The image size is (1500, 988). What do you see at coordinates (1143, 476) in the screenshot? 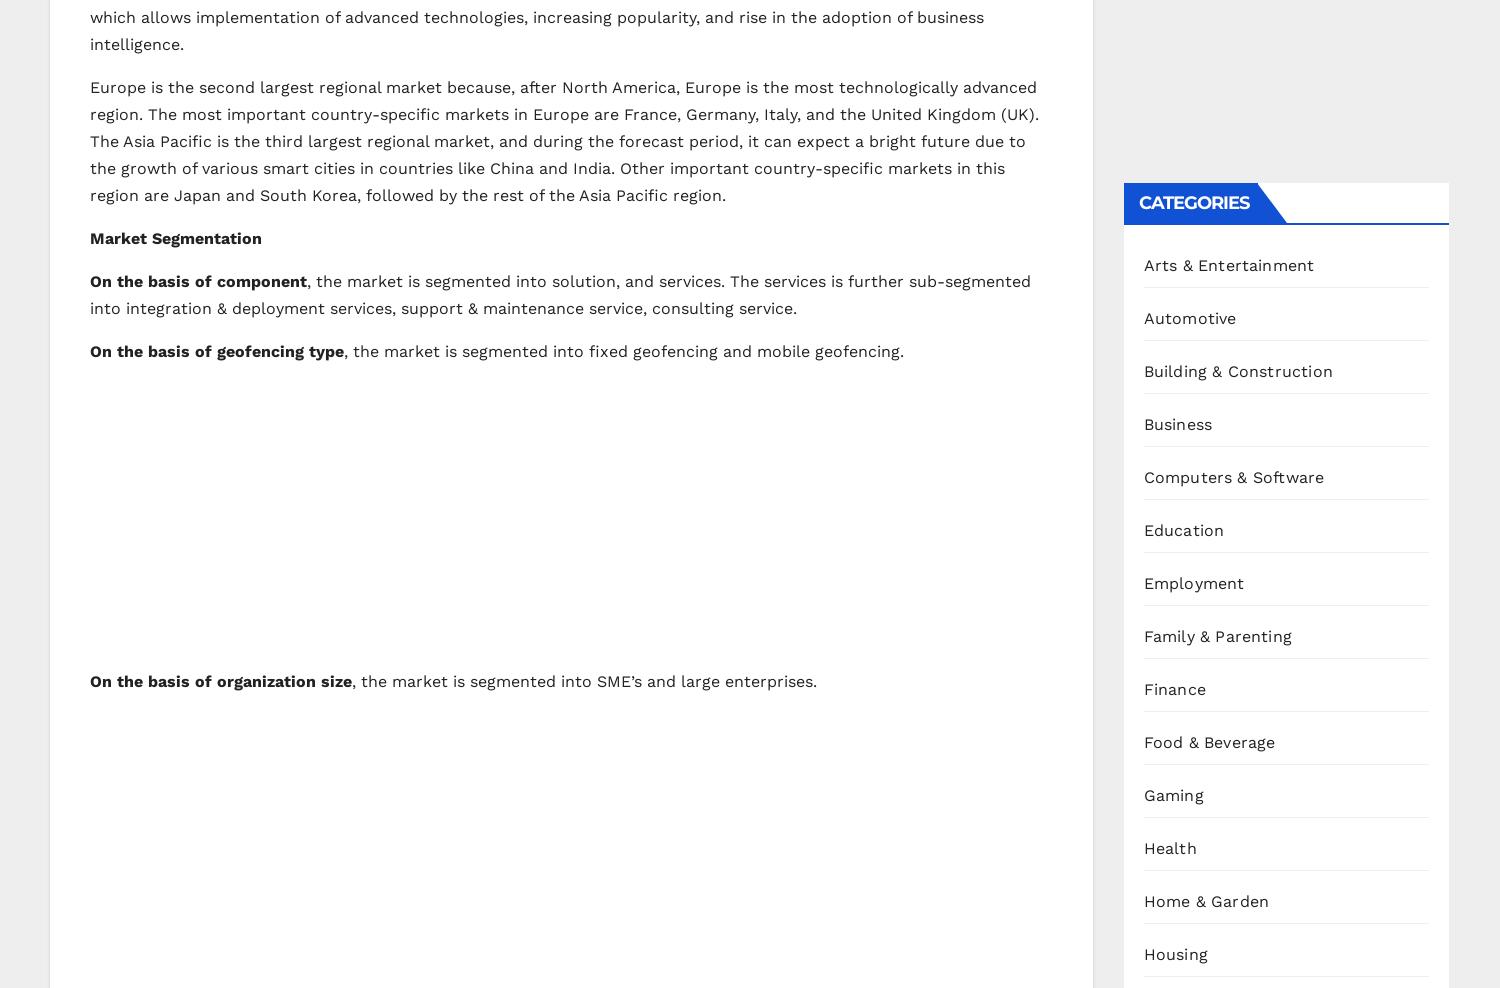
I see `'Computers & Software'` at bounding box center [1143, 476].